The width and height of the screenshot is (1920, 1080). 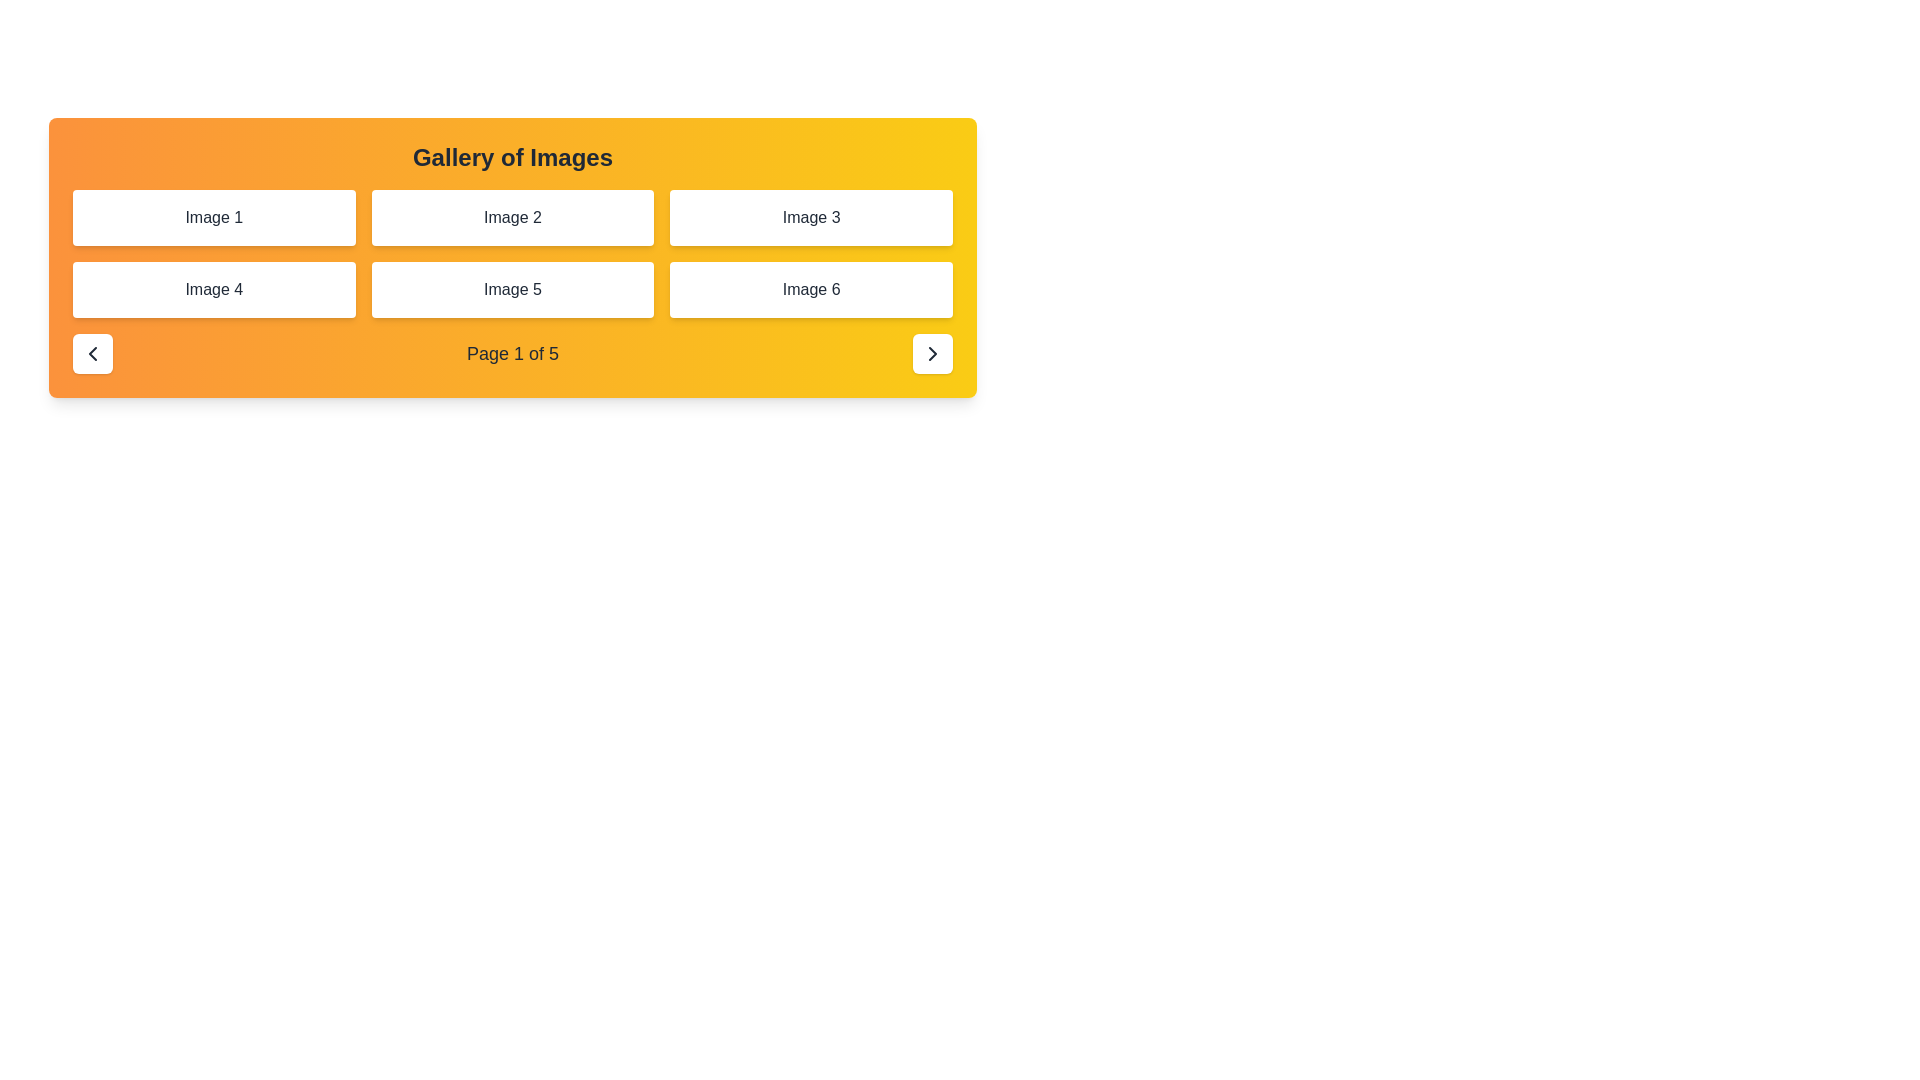 I want to click on the left chevron SVG icon located inside the first button from the left in the bottom navigation row of the gallery interface, so click(x=91, y=353).